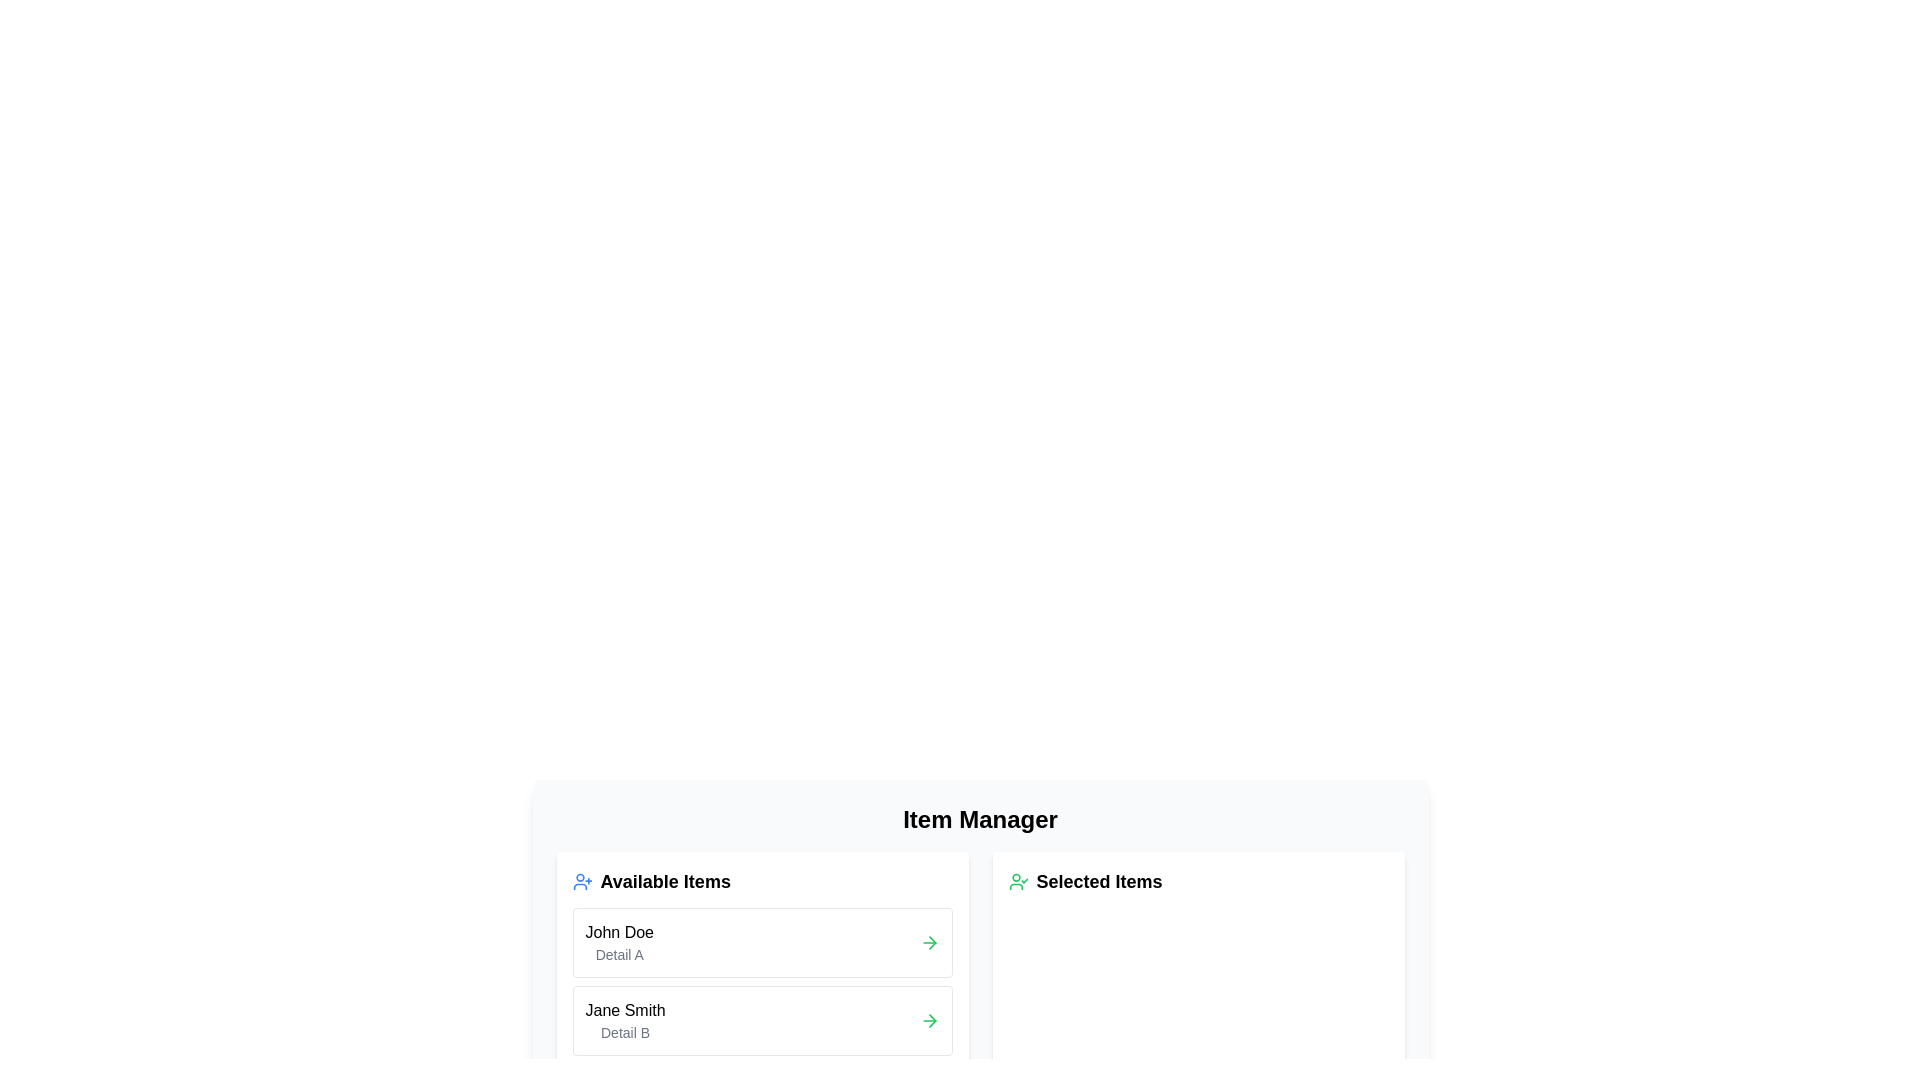 The width and height of the screenshot is (1920, 1080). Describe the element at coordinates (1018, 881) in the screenshot. I see `the 'user with a checkmark' icon located to the immediate left of the 'Selected Items' text in the 'Selected Items' section` at that location.